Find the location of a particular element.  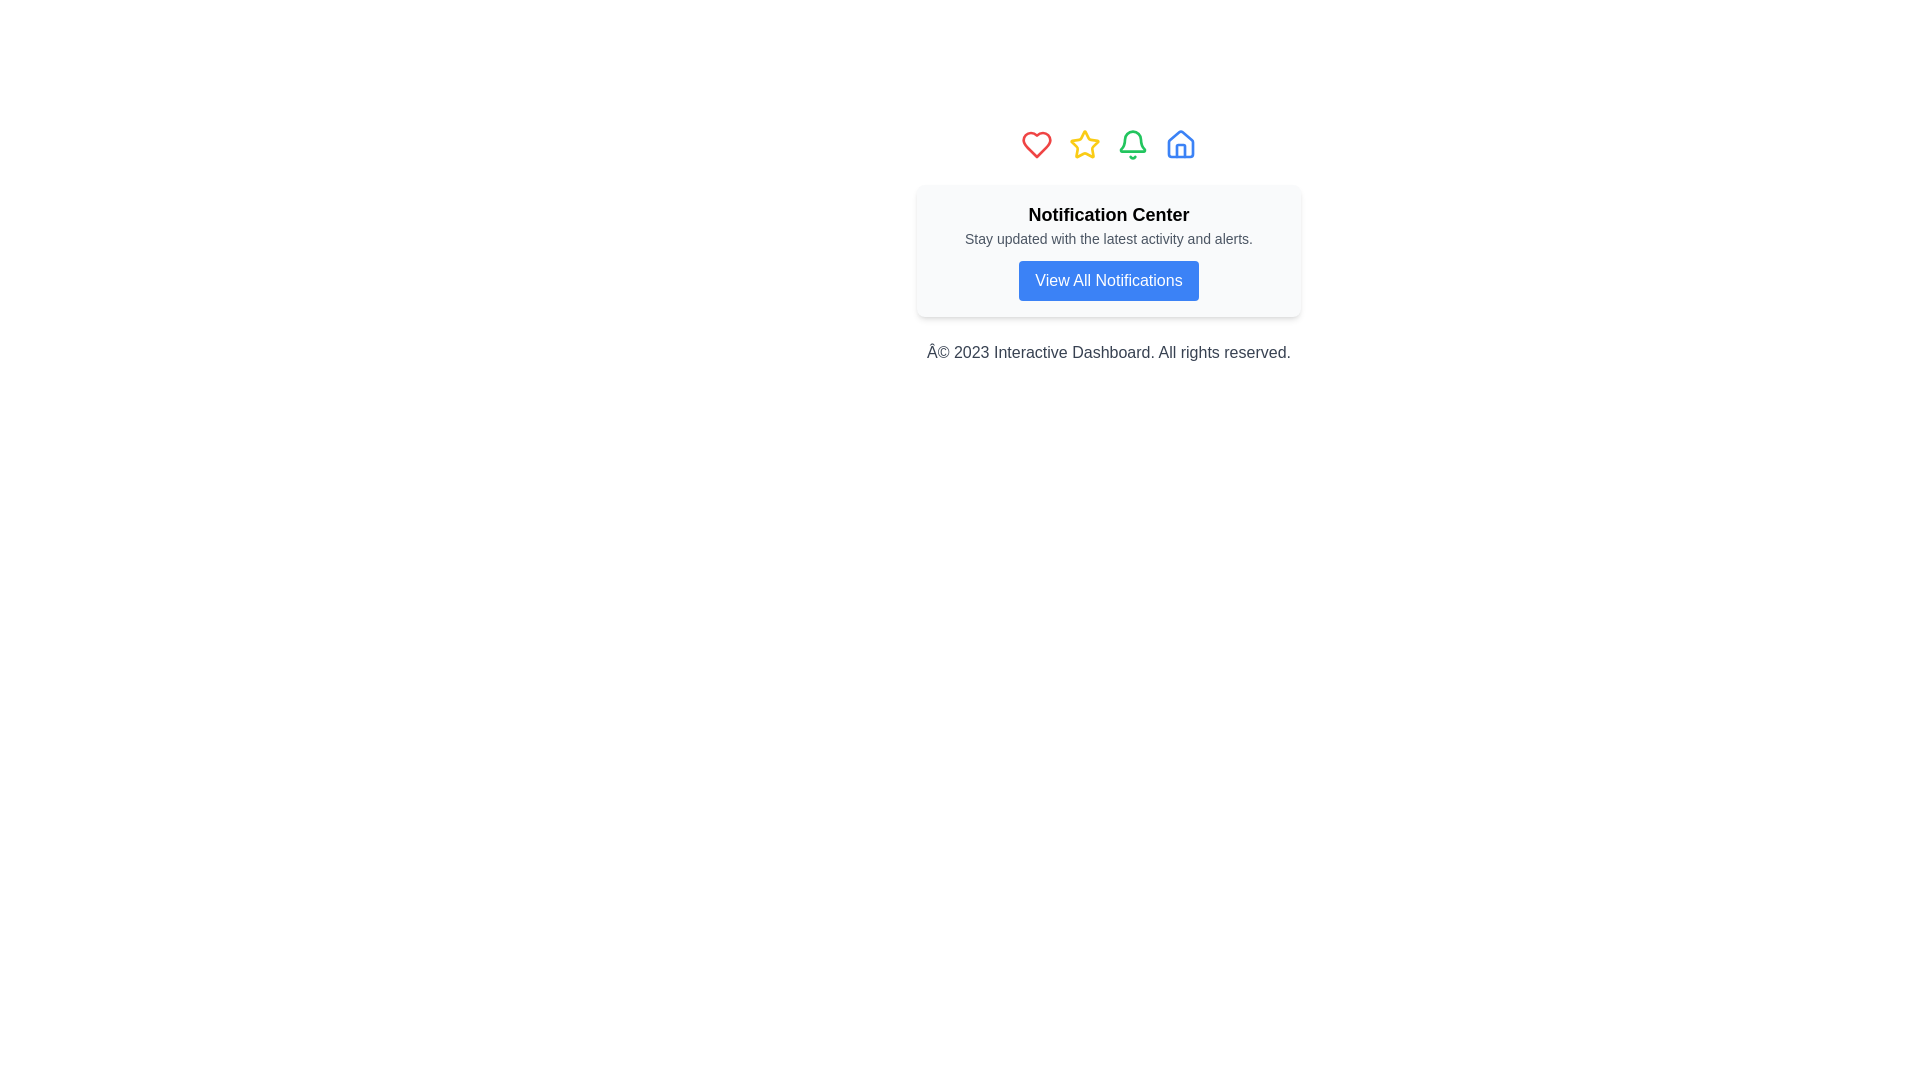

the notification icon (SVG graphic of a bell) located in the navigation bar, positioned between the star icon and the house icon is located at coordinates (1132, 140).